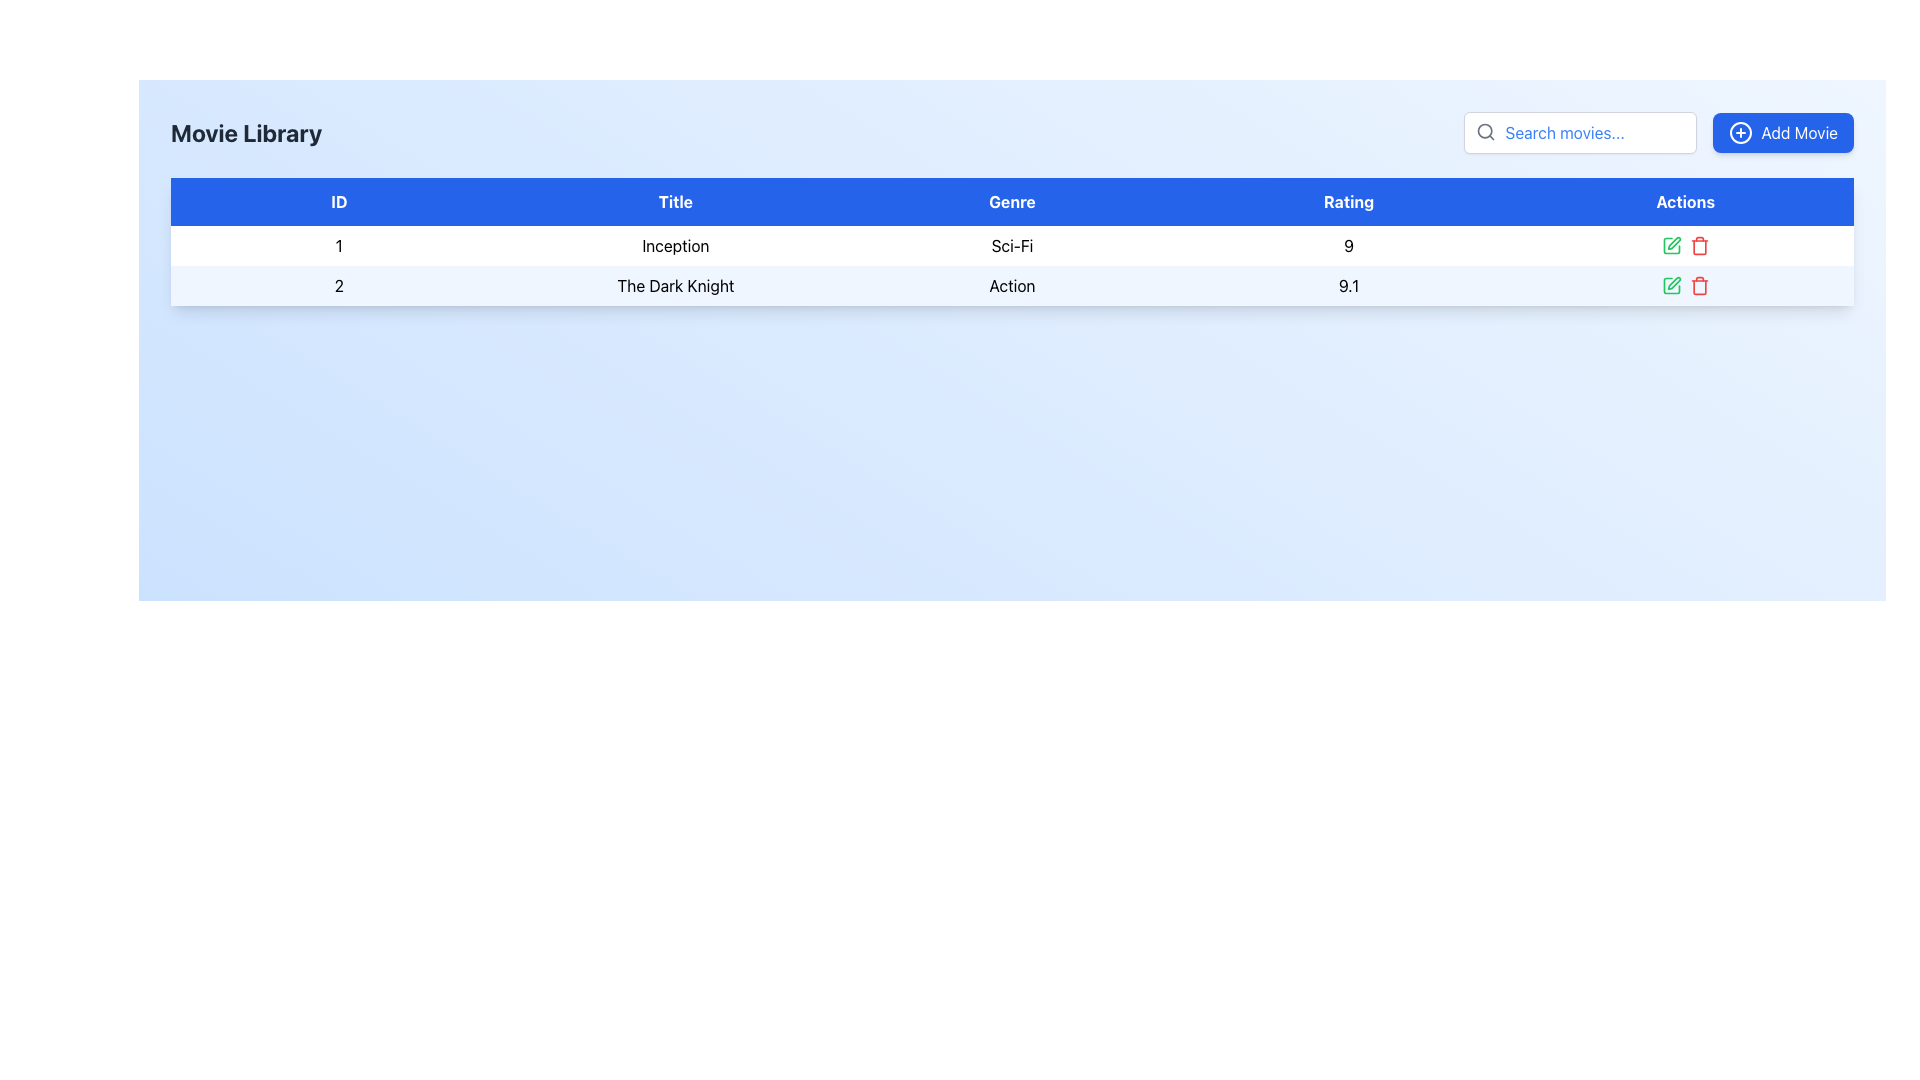 The height and width of the screenshot is (1080, 1920). What do you see at coordinates (1671, 245) in the screenshot?
I see `the pencil icon button located in the 'Actions' column of the table to initiate an edit action for 'The Dark Knight'` at bounding box center [1671, 245].